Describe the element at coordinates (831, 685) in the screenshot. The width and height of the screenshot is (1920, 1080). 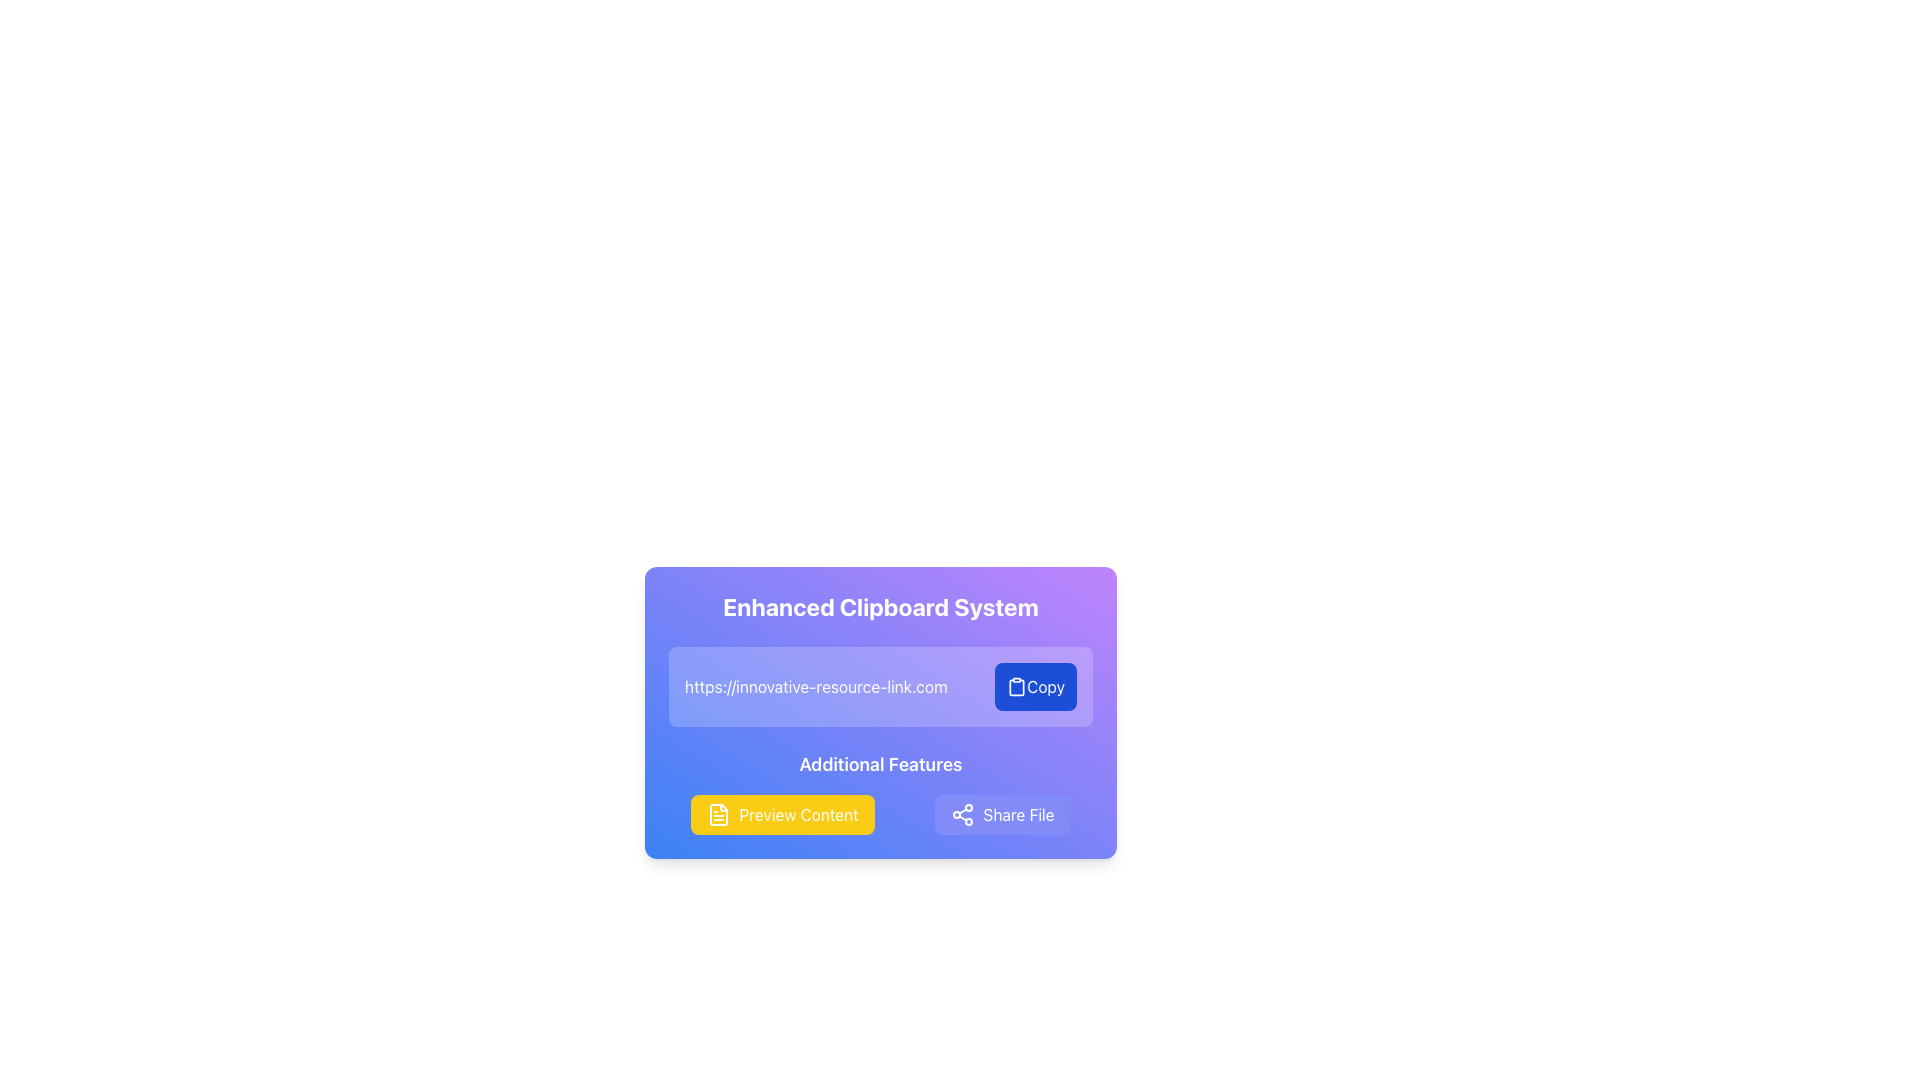
I see `the read-only text input field displaying the URL 'https://innovative-resource-link.com'` at that location.